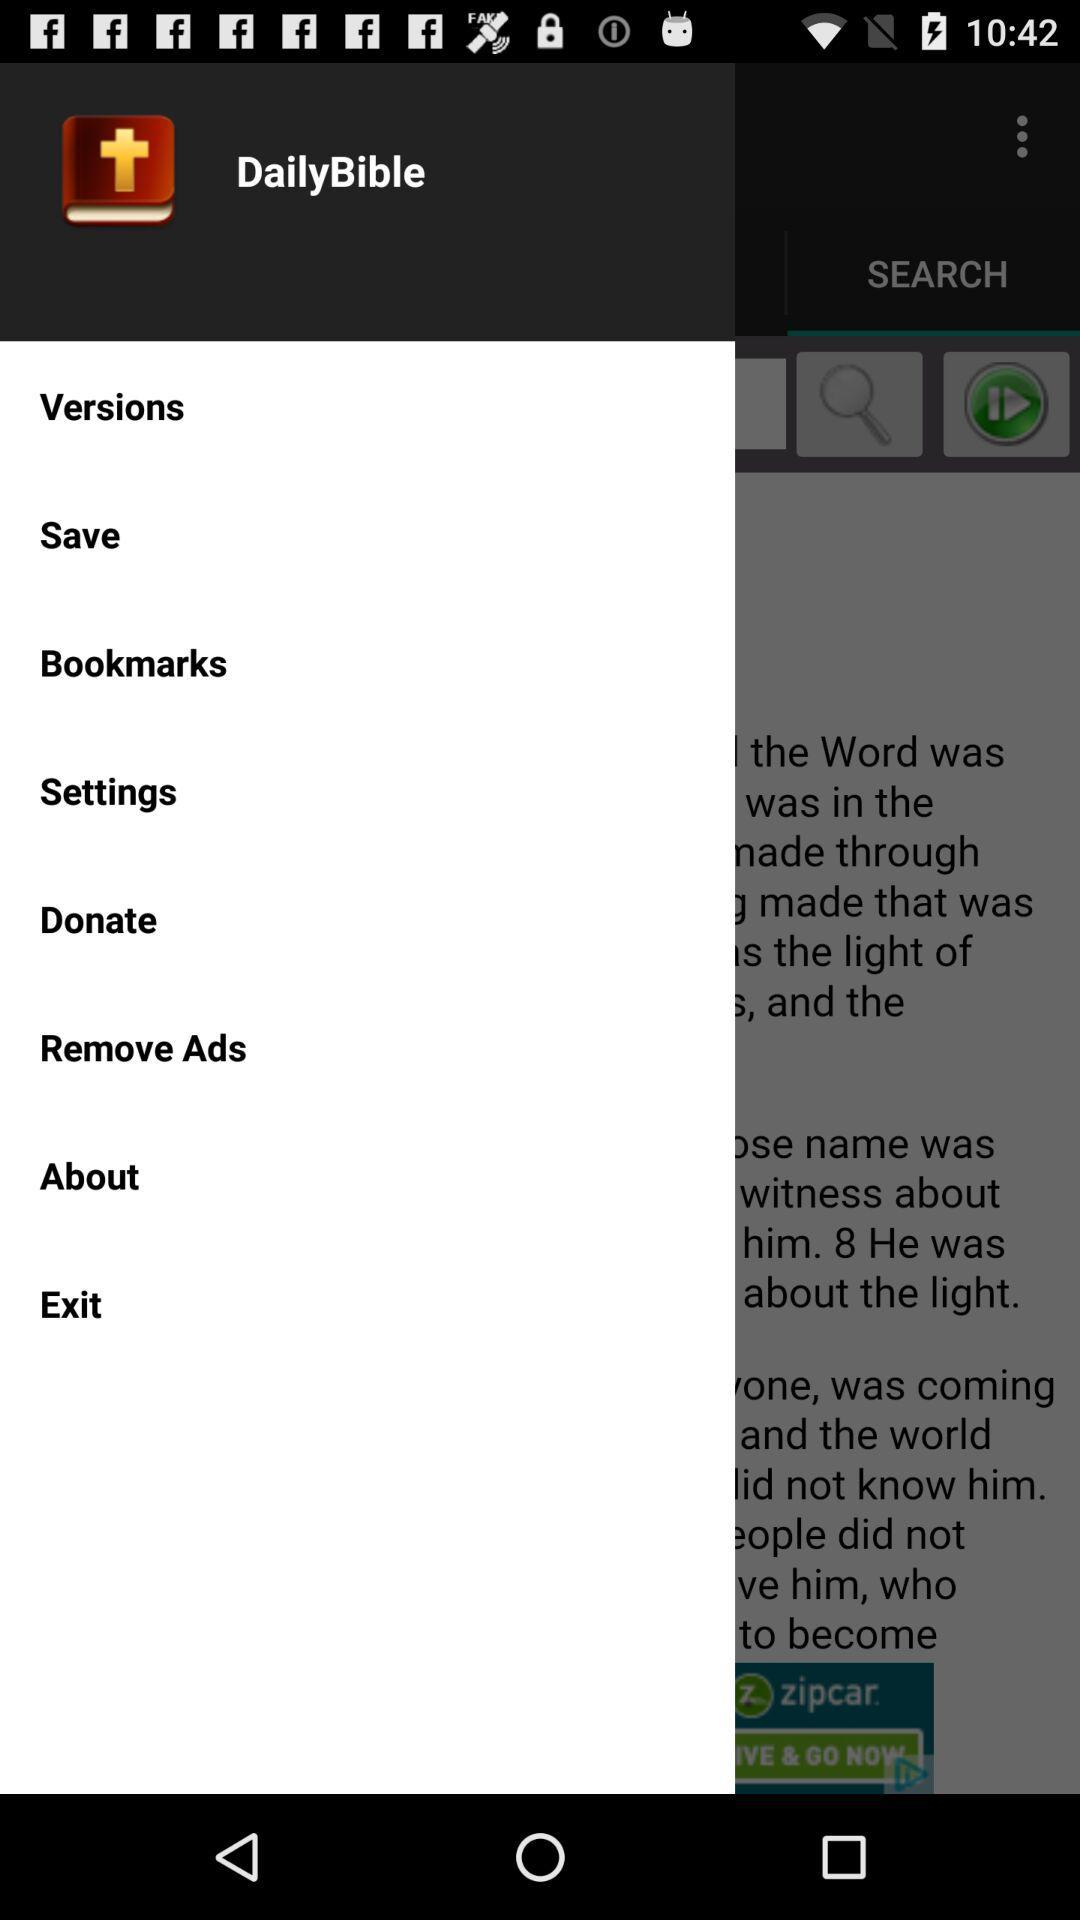 The height and width of the screenshot is (1920, 1080). Describe the element at coordinates (1006, 431) in the screenshot. I see `the play icon` at that location.